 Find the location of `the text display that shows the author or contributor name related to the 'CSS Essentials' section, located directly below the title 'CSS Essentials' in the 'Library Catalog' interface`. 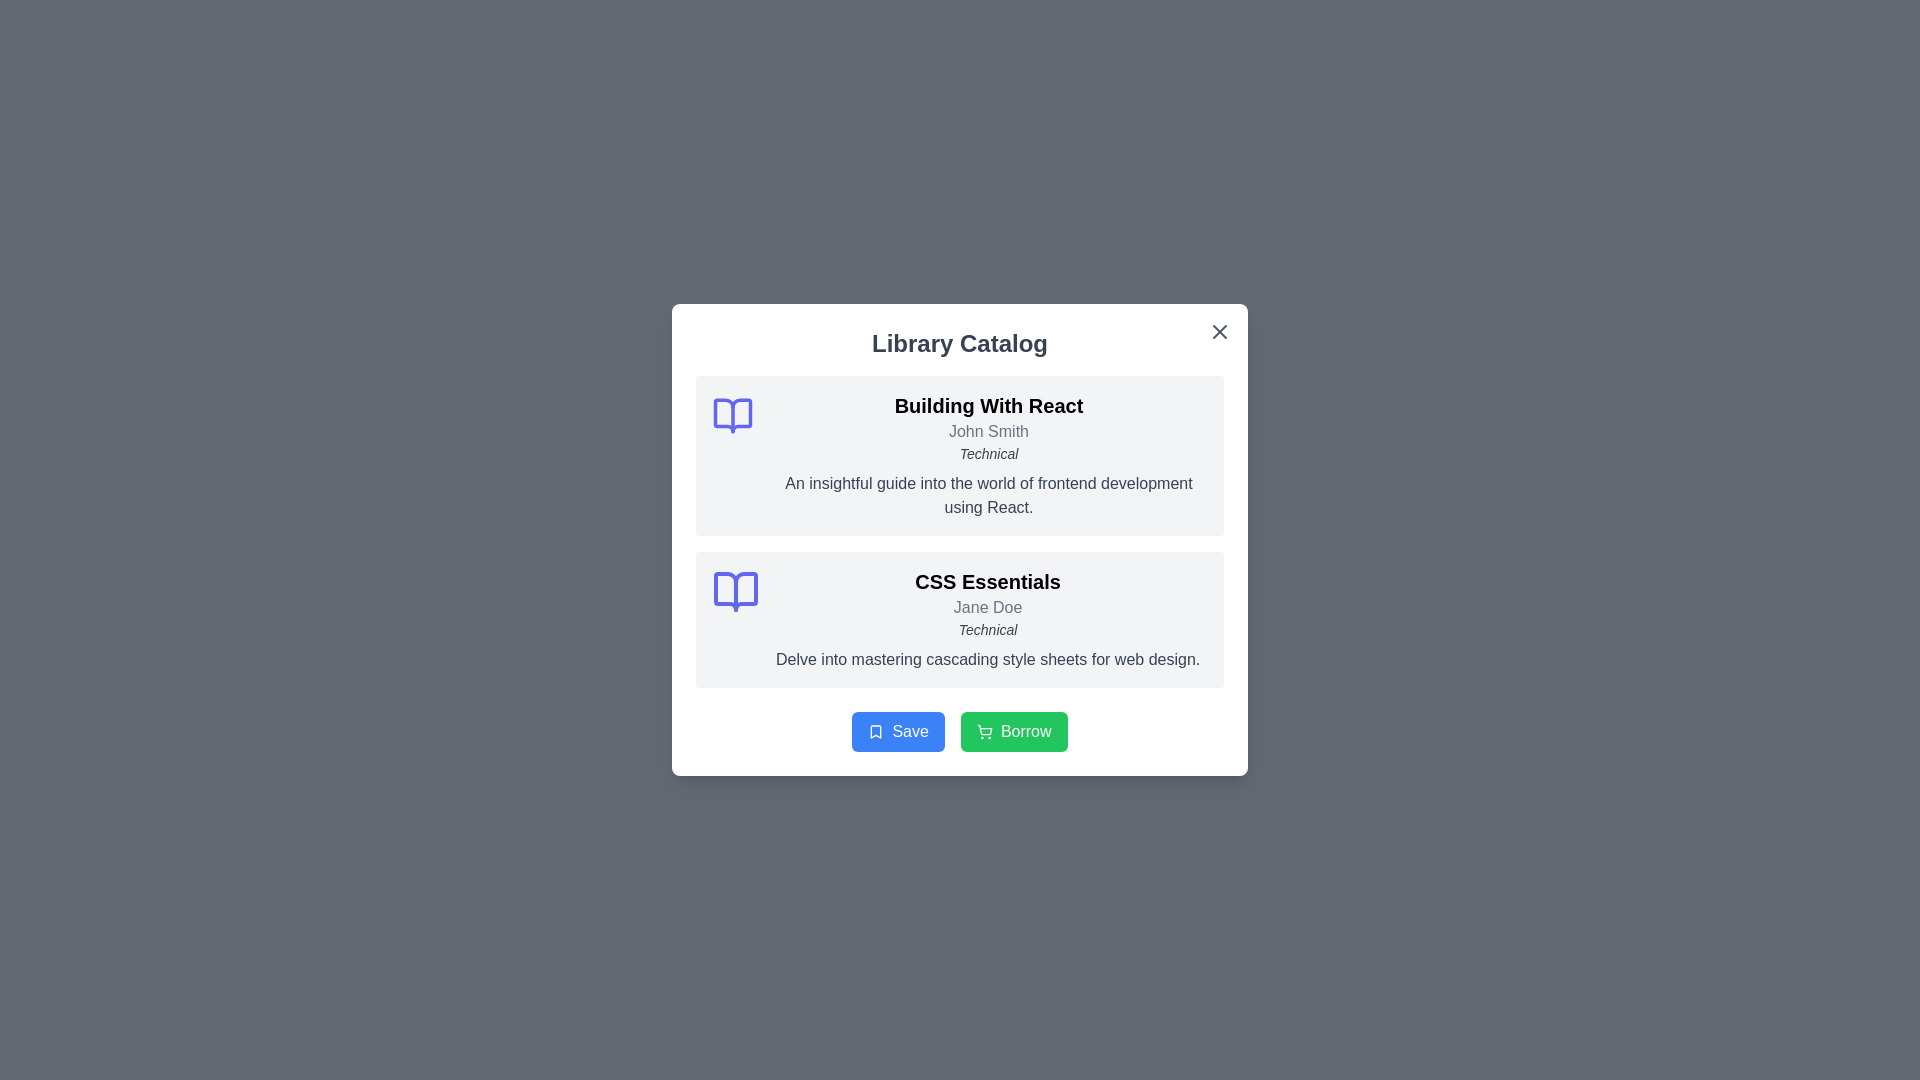

the text display that shows the author or contributor name related to the 'CSS Essentials' section, located directly below the title 'CSS Essentials' in the 'Library Catalog' interface is located at coordinates (988, 607).